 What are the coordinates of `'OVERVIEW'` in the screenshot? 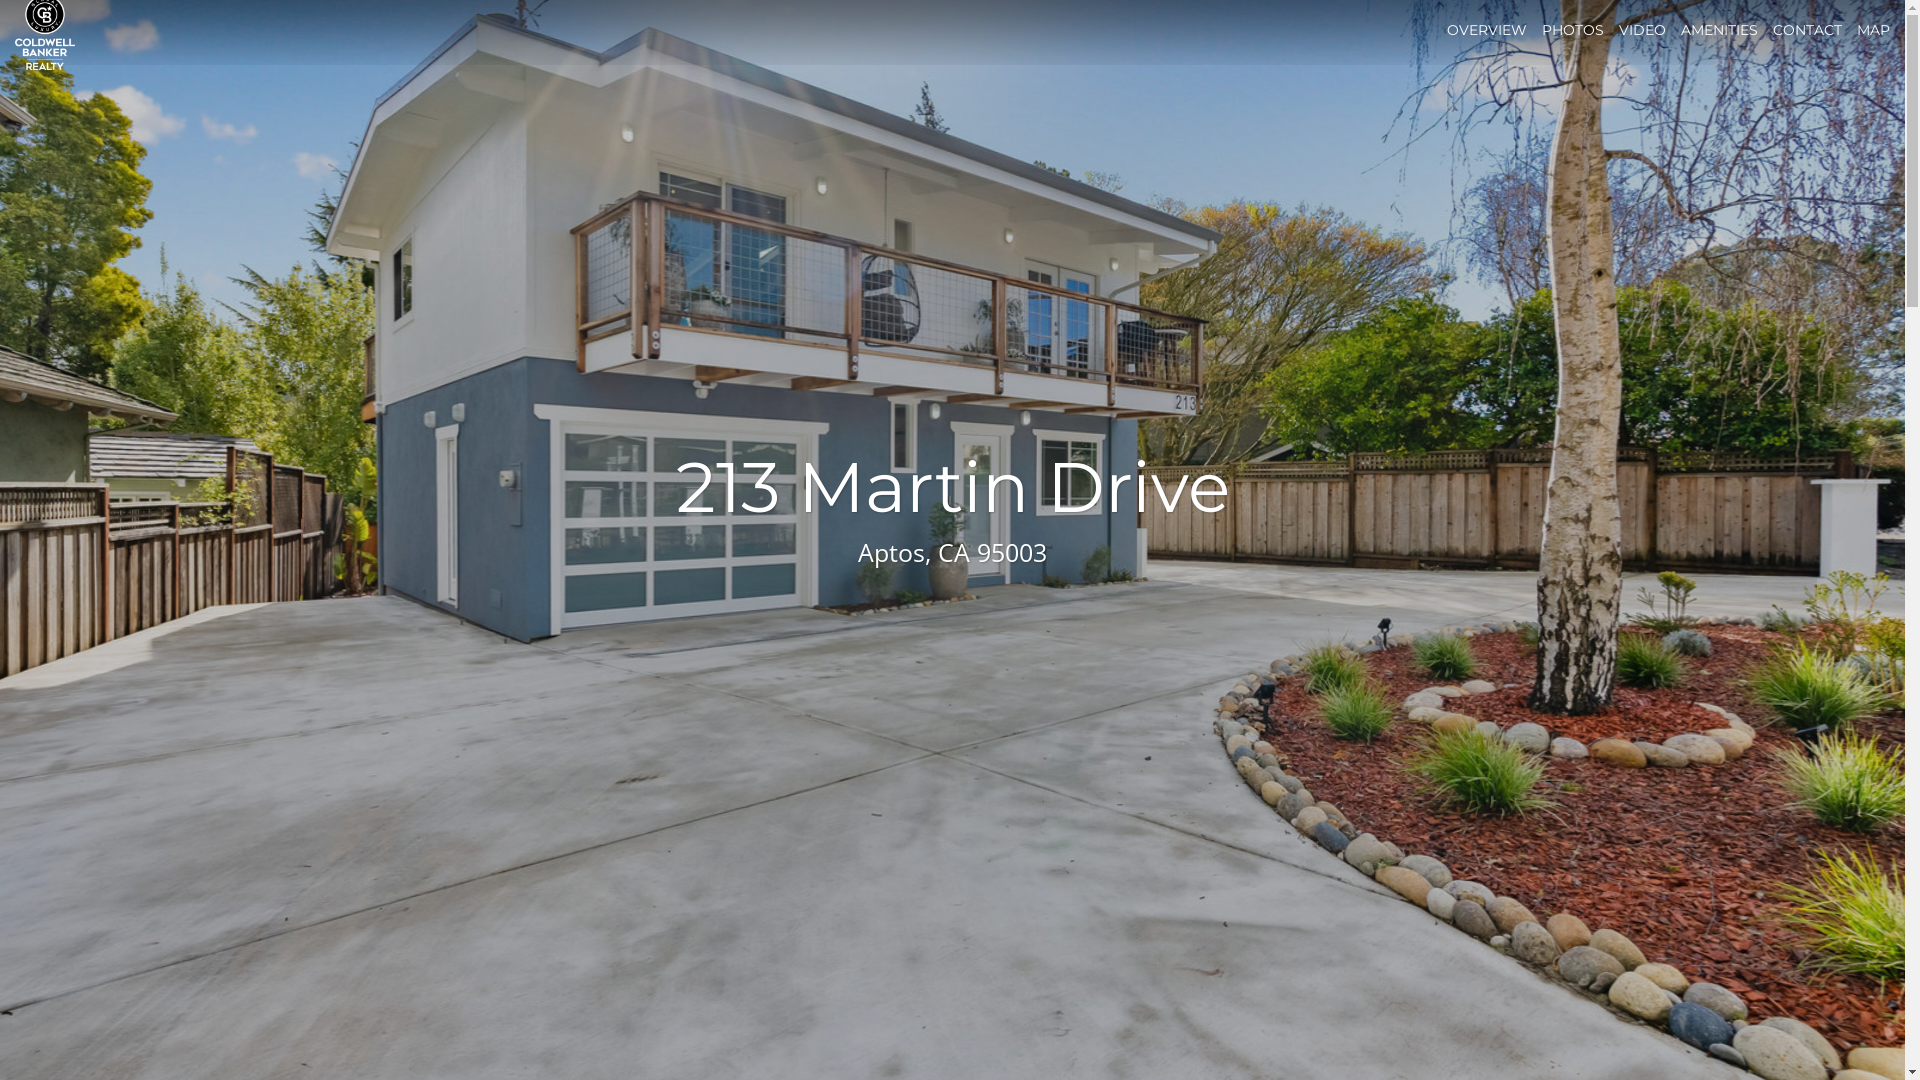 It's located at (1446, 30).